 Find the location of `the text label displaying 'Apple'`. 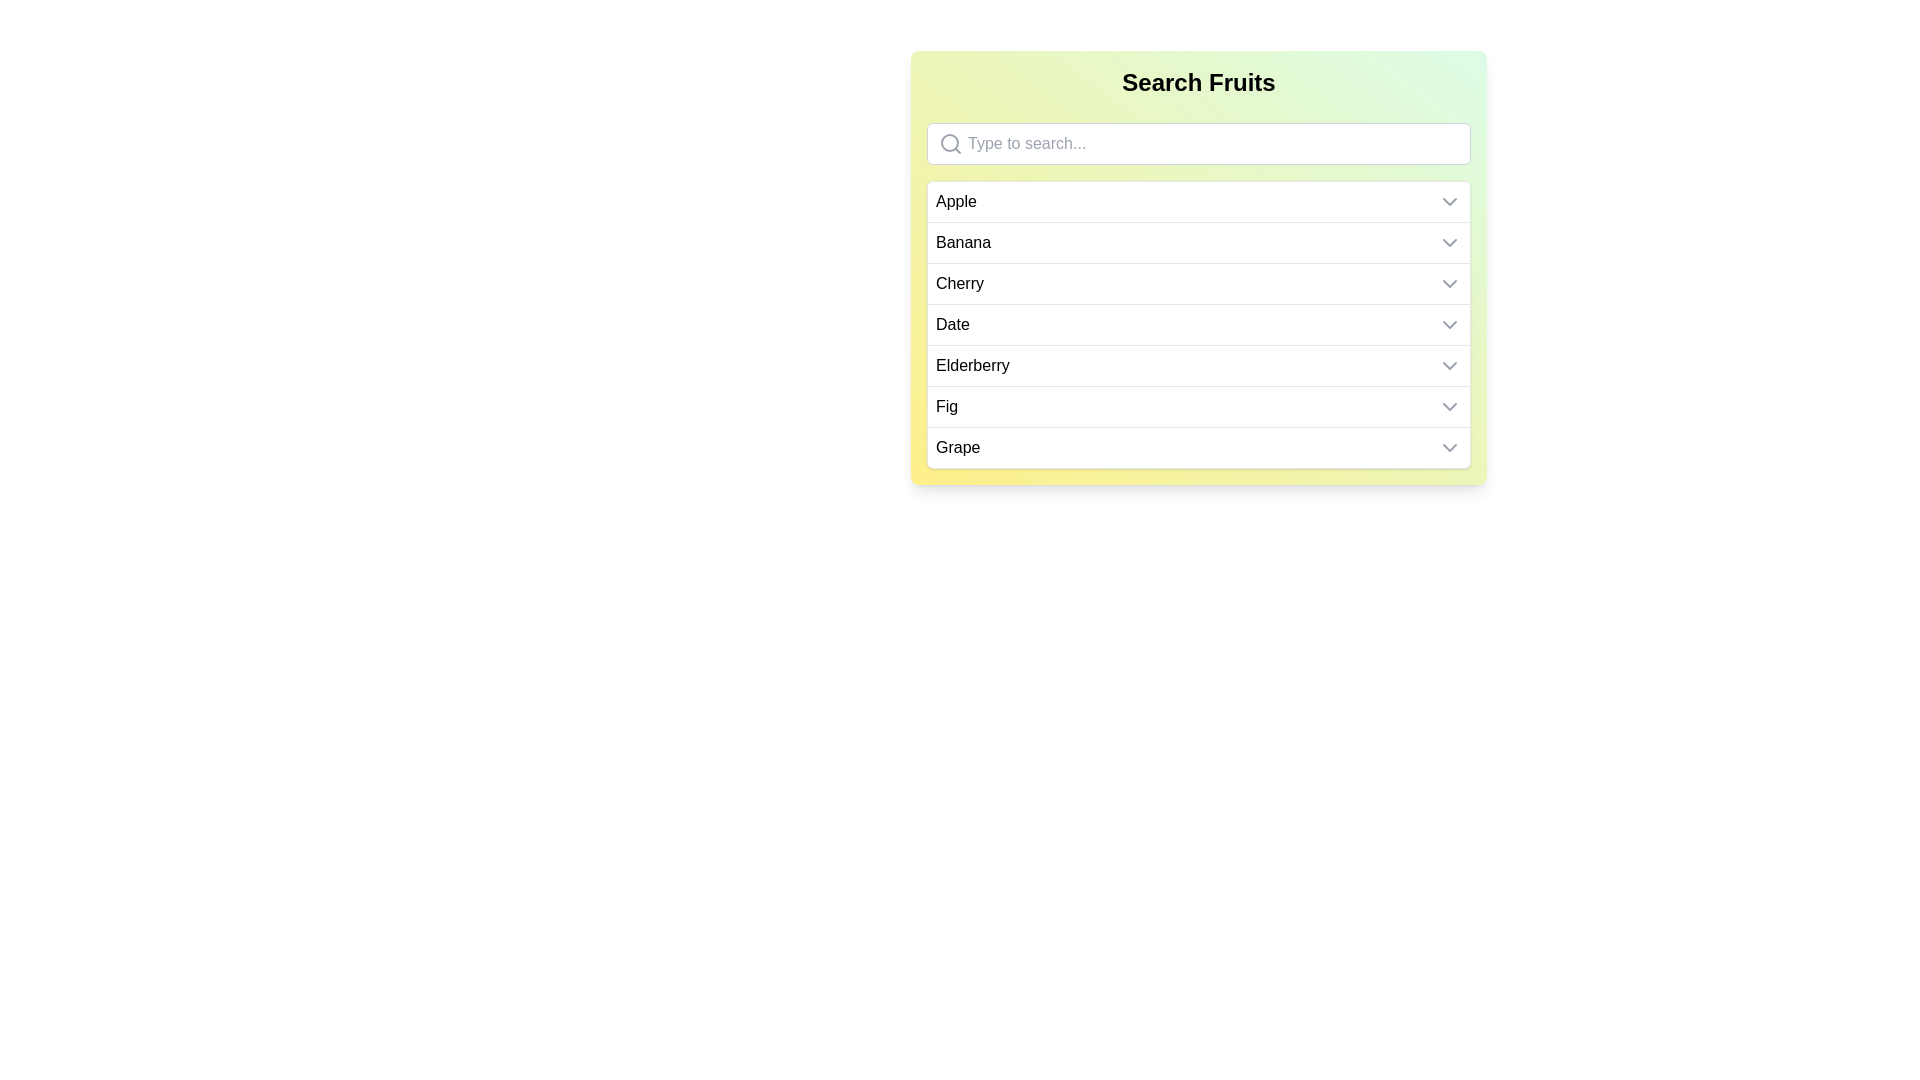

the text label displaying 'Apple' is located at coordinates (955, 201).